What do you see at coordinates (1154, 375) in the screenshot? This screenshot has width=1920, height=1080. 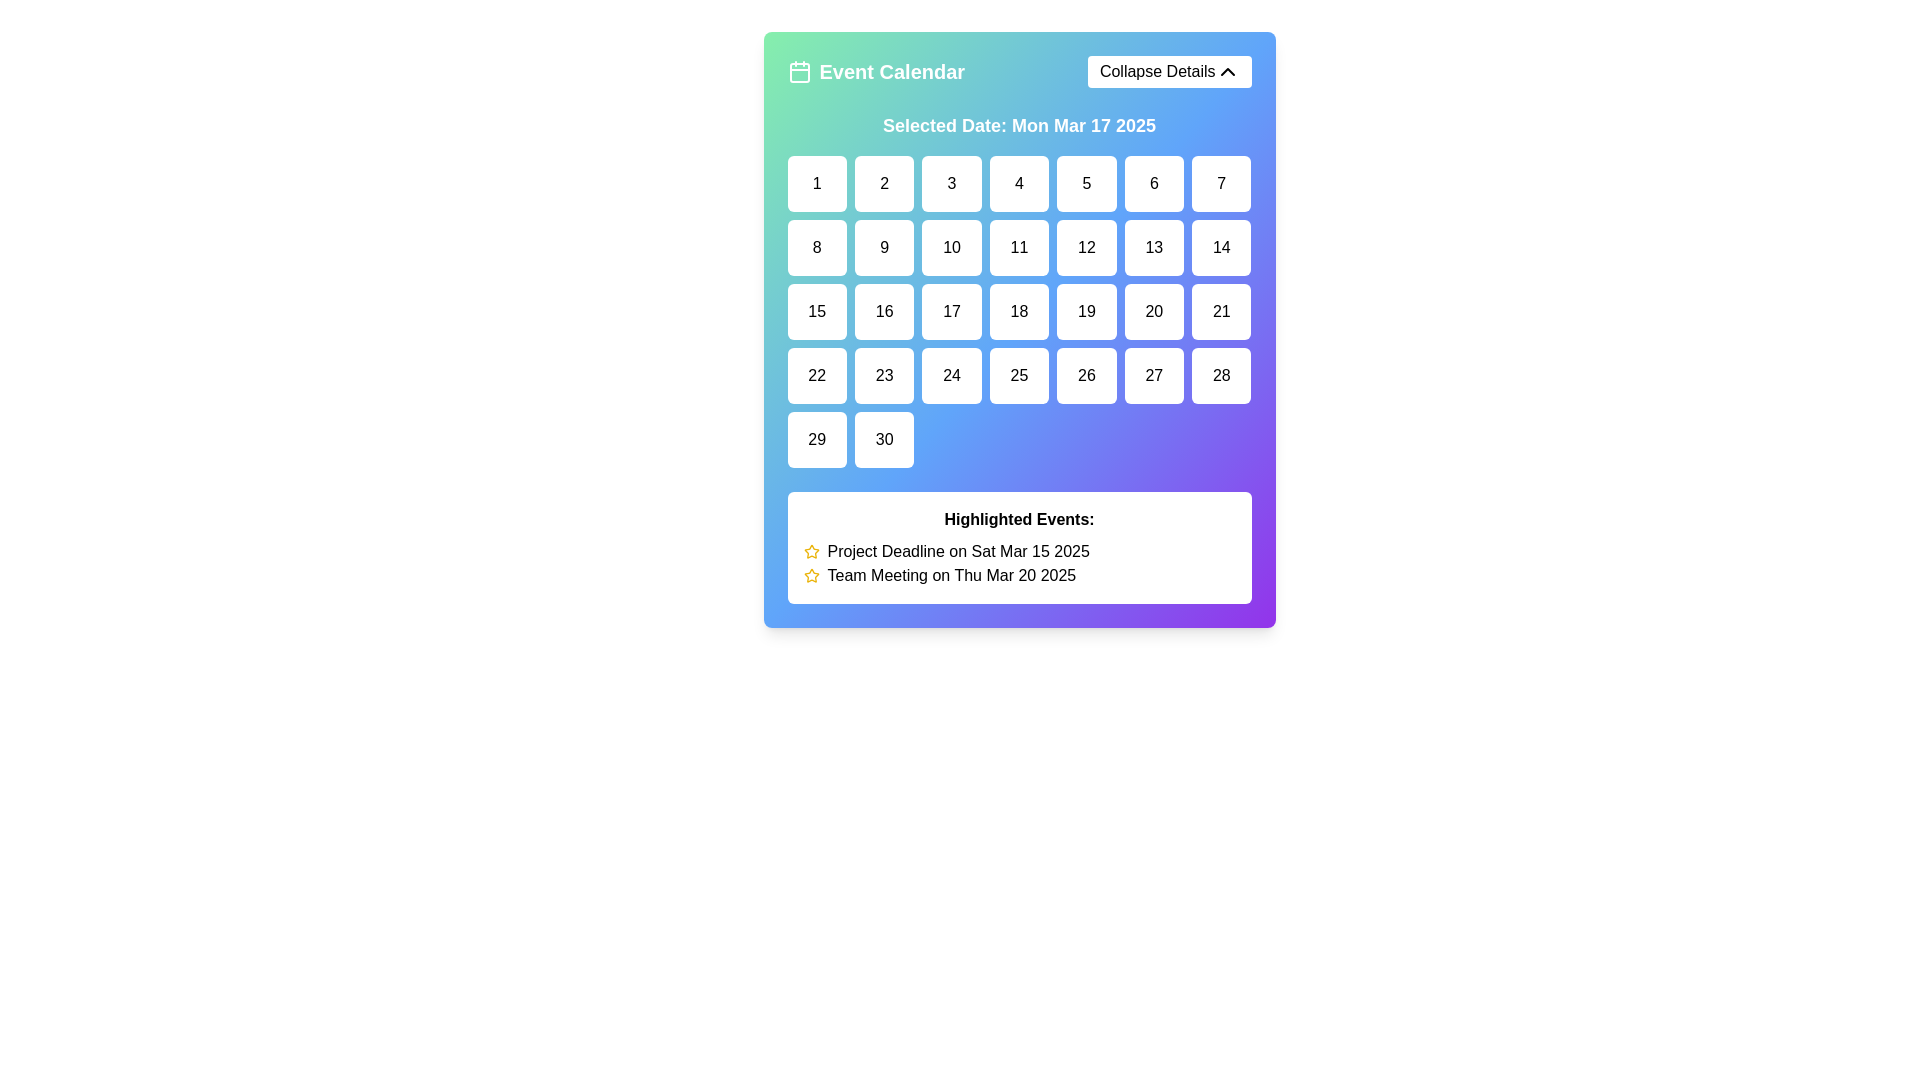 I see `the button displaying the number '27' with a white background and black text, located in the fifth row and fifth column of the calendar grid` at bounding box center [1154, 375].